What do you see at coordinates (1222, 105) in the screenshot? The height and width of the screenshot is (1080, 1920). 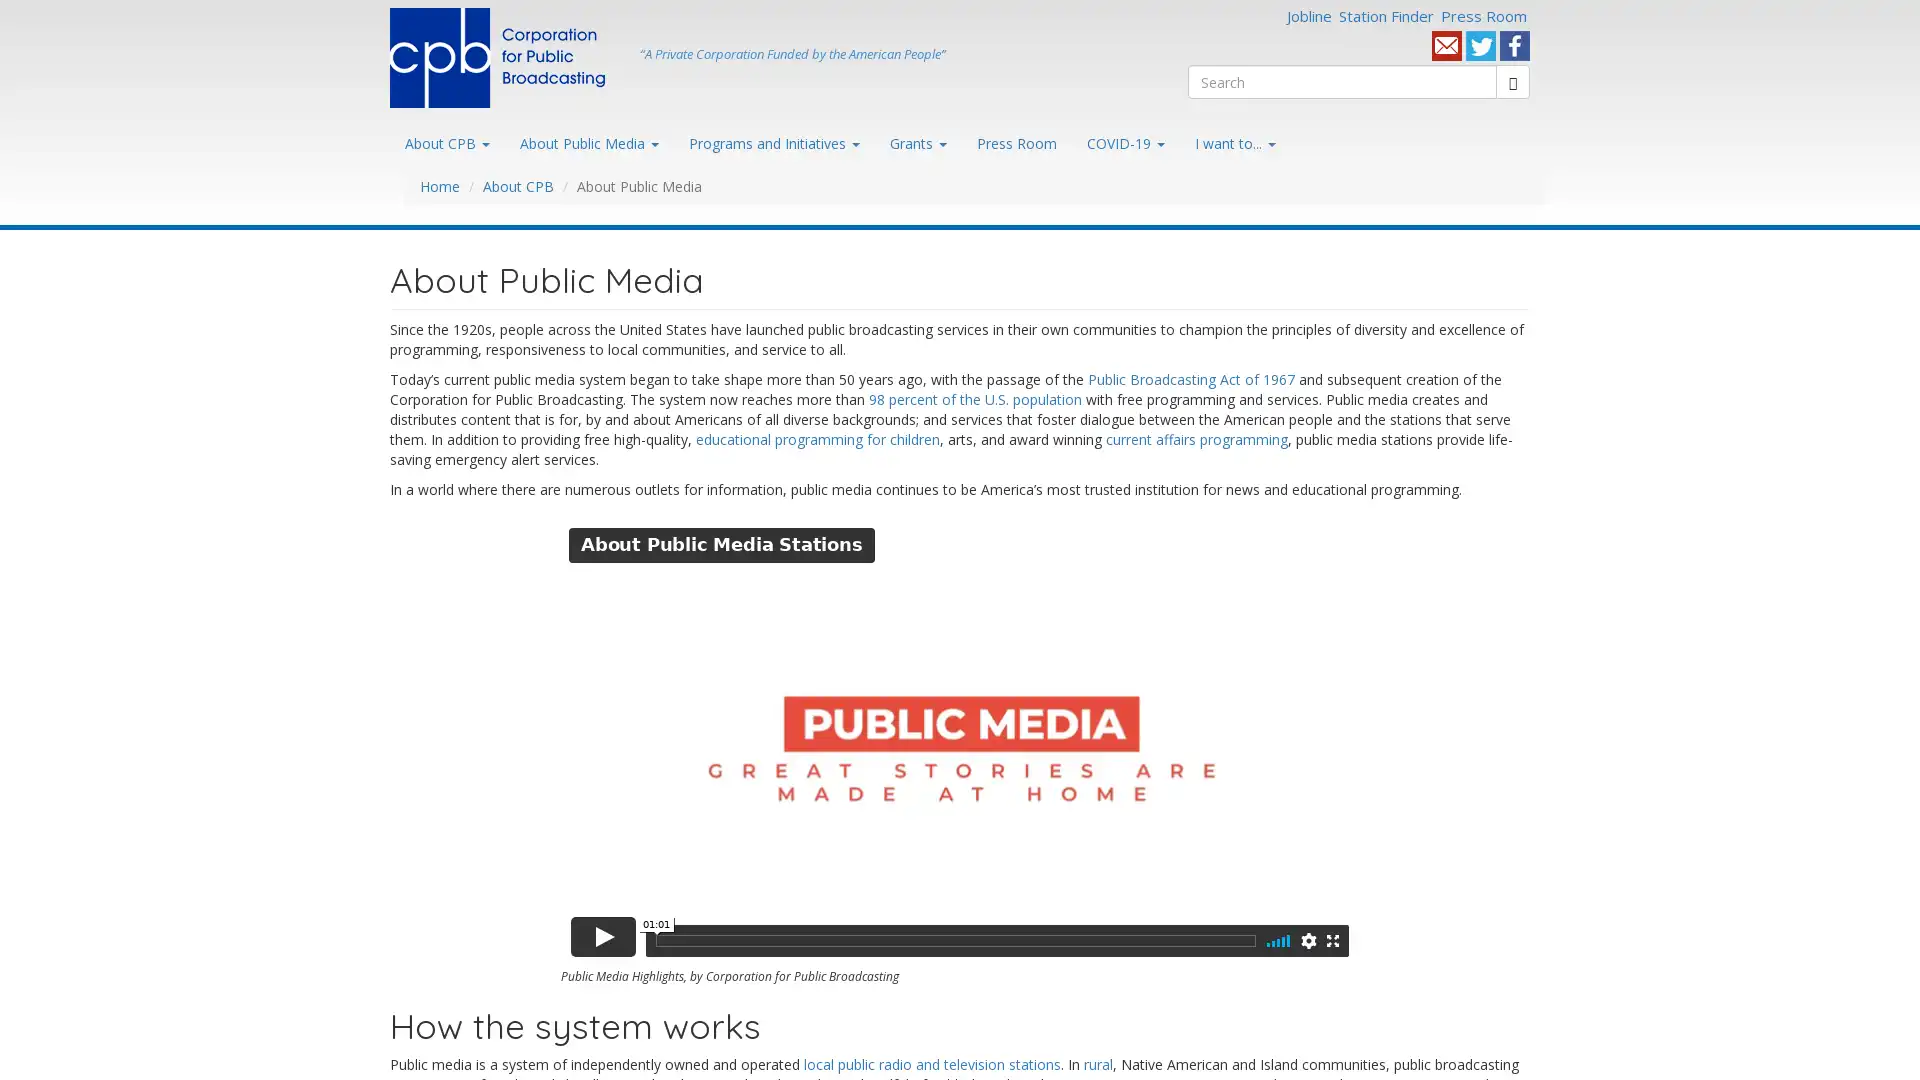 I see `Search` at bounding box center [1222, 105].